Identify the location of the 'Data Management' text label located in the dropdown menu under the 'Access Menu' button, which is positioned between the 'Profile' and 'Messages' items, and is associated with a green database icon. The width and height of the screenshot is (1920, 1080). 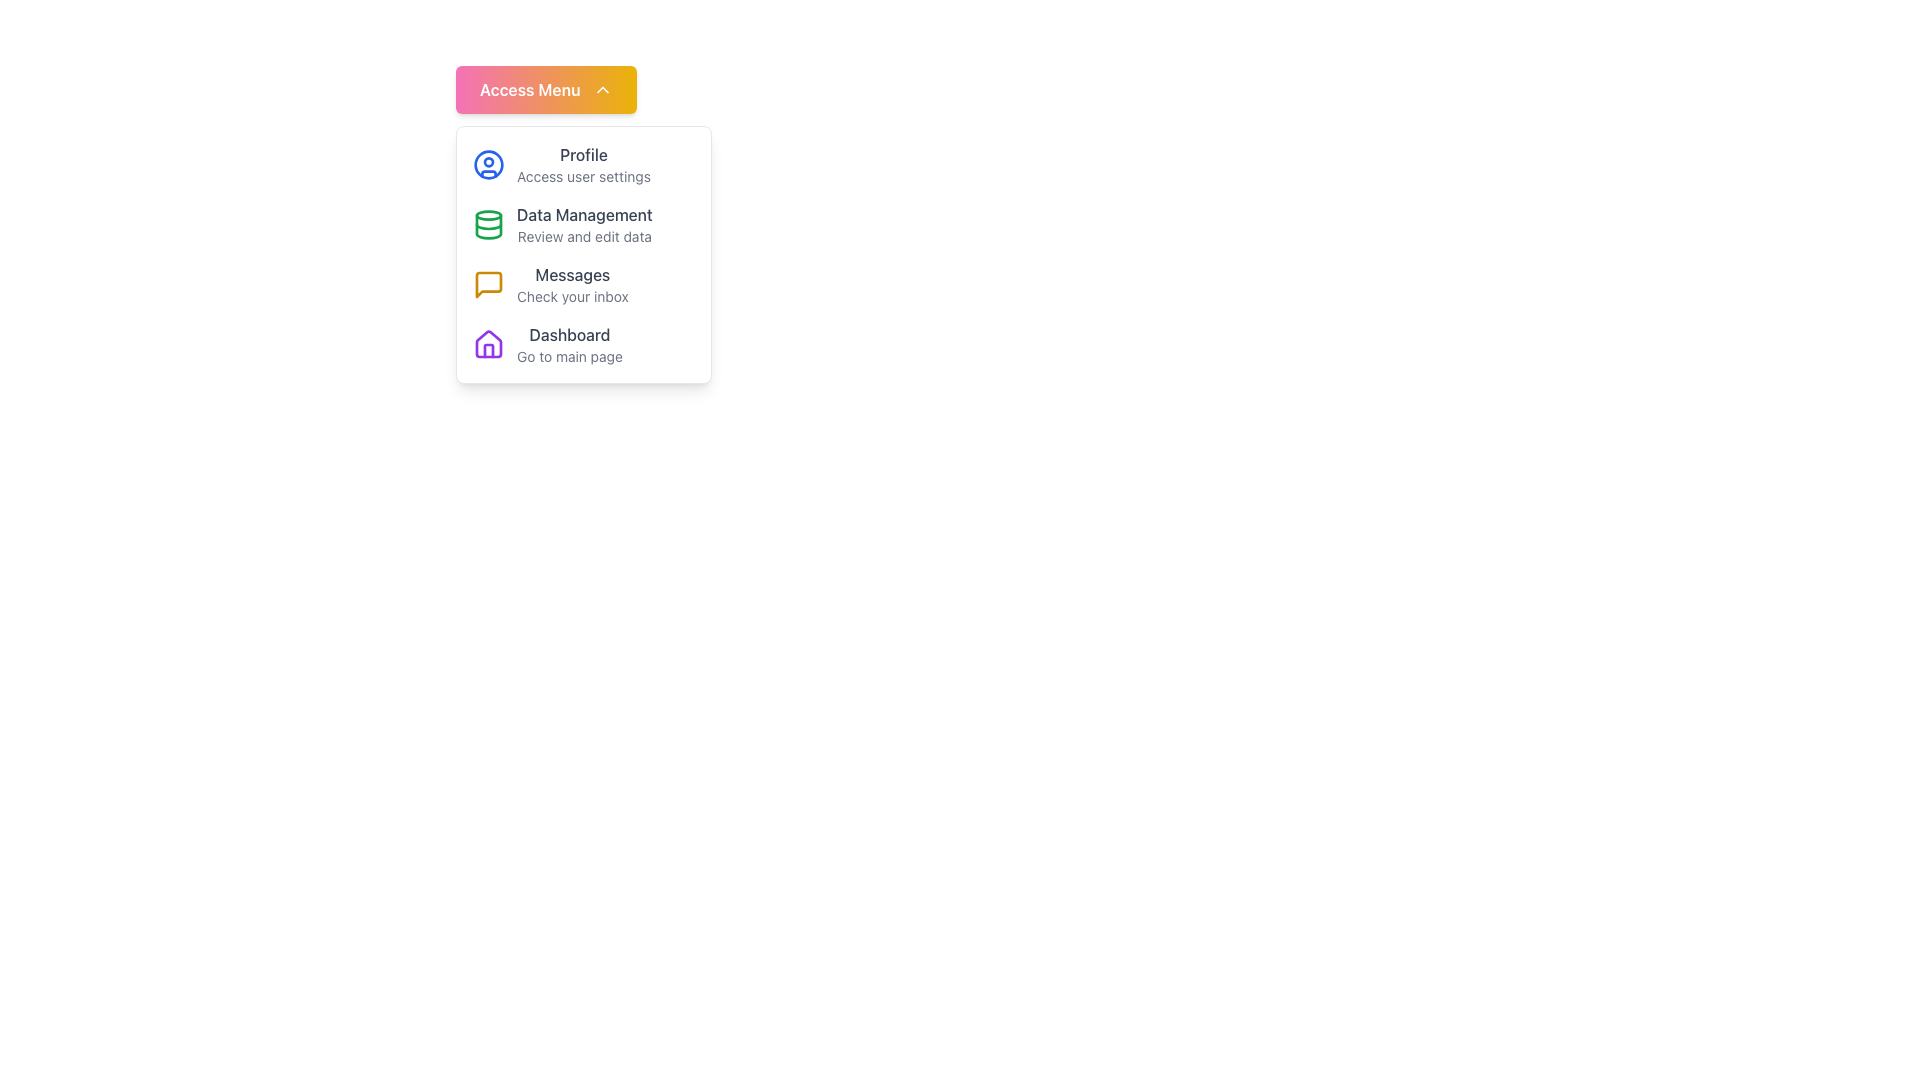
(583, 224).